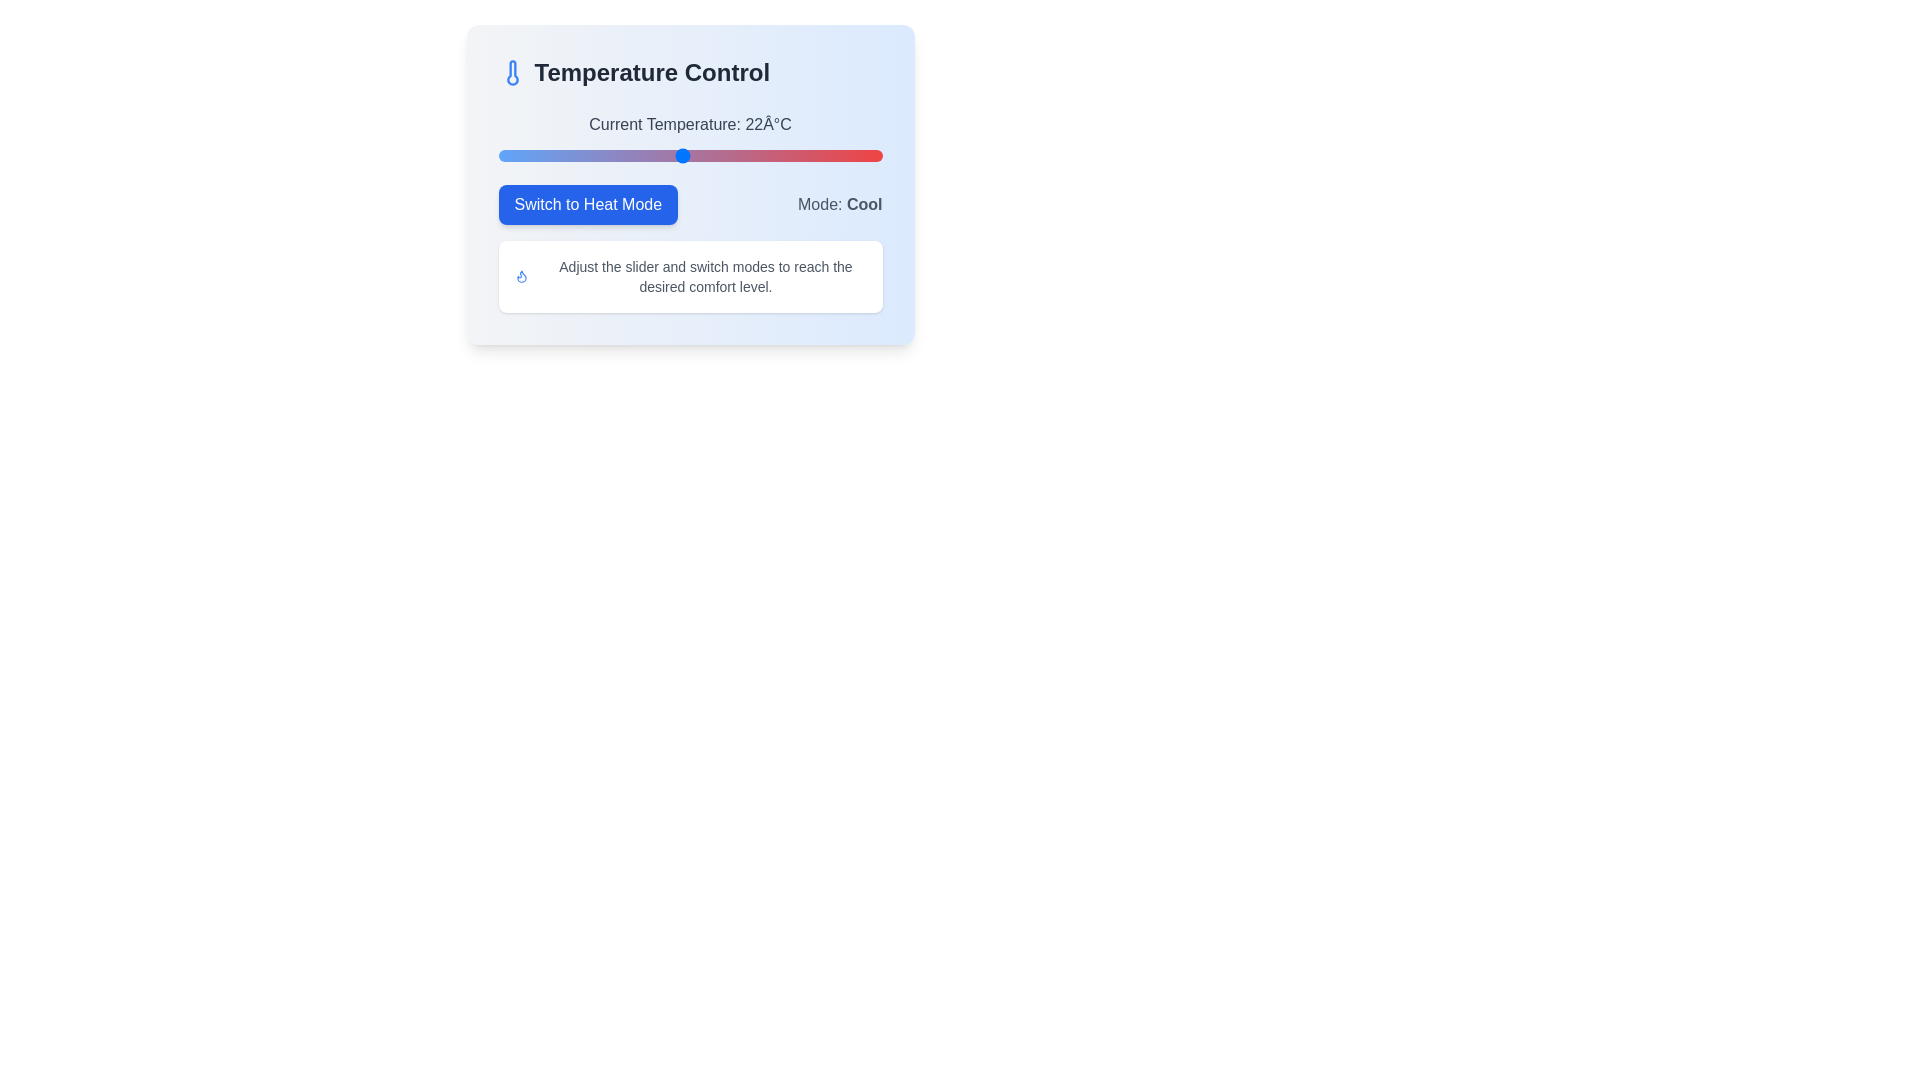  Describe the element at coordinates (867, 154) in the screenshot. I see `the temperature slider to set the value to 34°C` at that location.